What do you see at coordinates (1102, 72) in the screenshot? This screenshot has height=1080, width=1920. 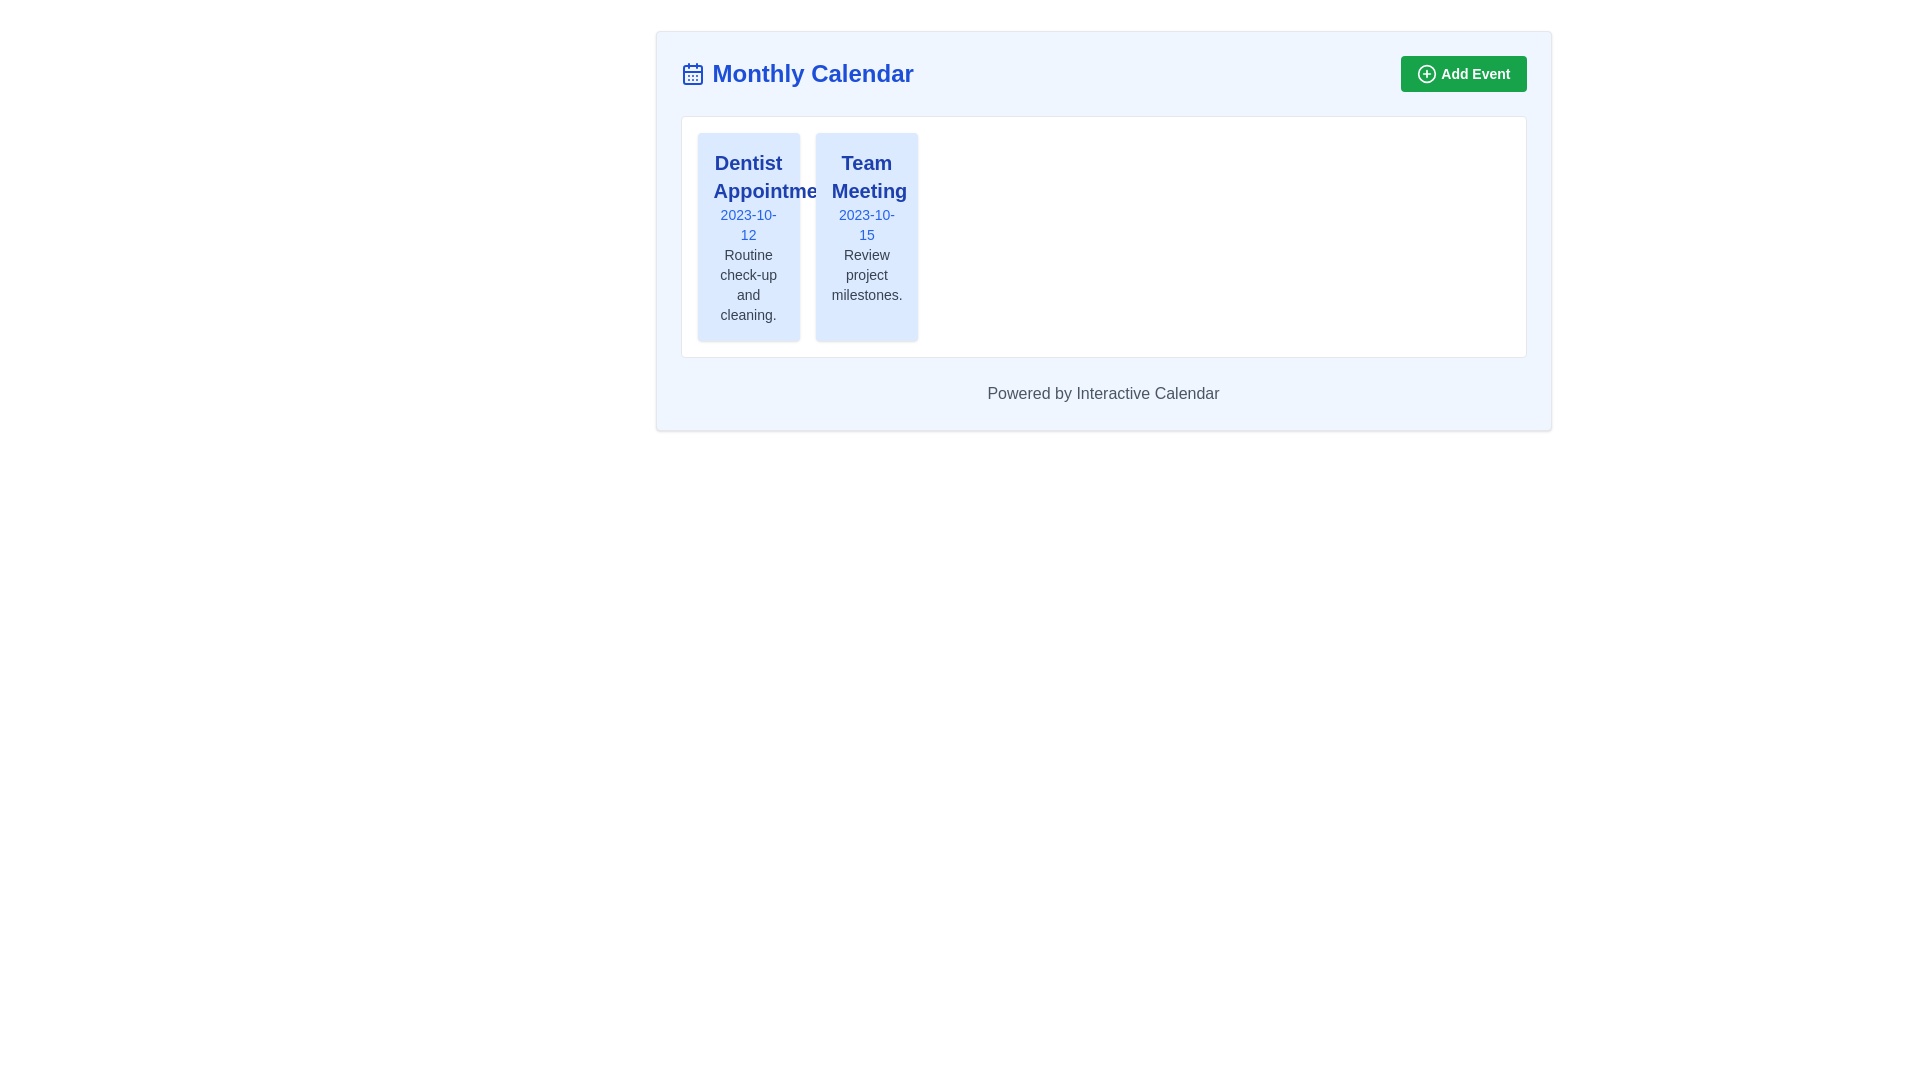 I see `the title of the Monthly Calendar section for more details` at bounding box center [1102, 72].